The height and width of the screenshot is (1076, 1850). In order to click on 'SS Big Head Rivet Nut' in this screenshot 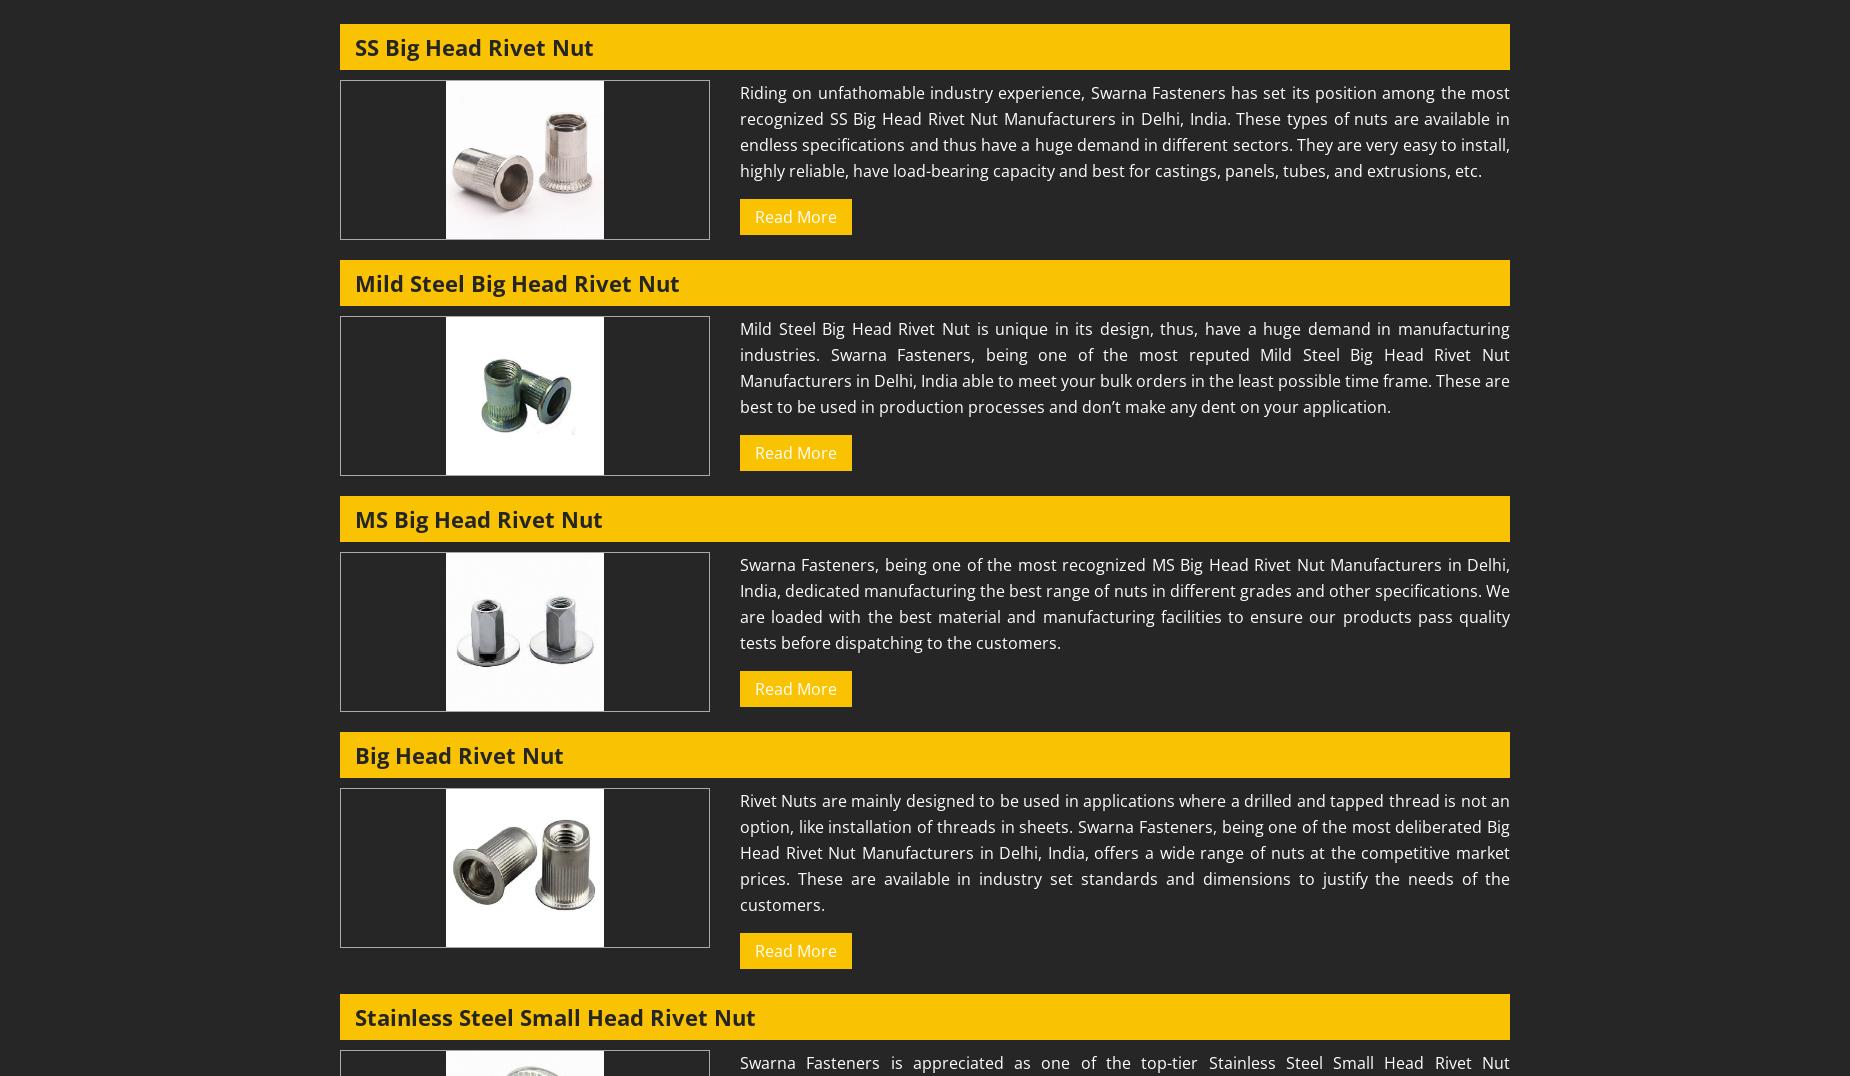, I will do `click(474, 47)`.